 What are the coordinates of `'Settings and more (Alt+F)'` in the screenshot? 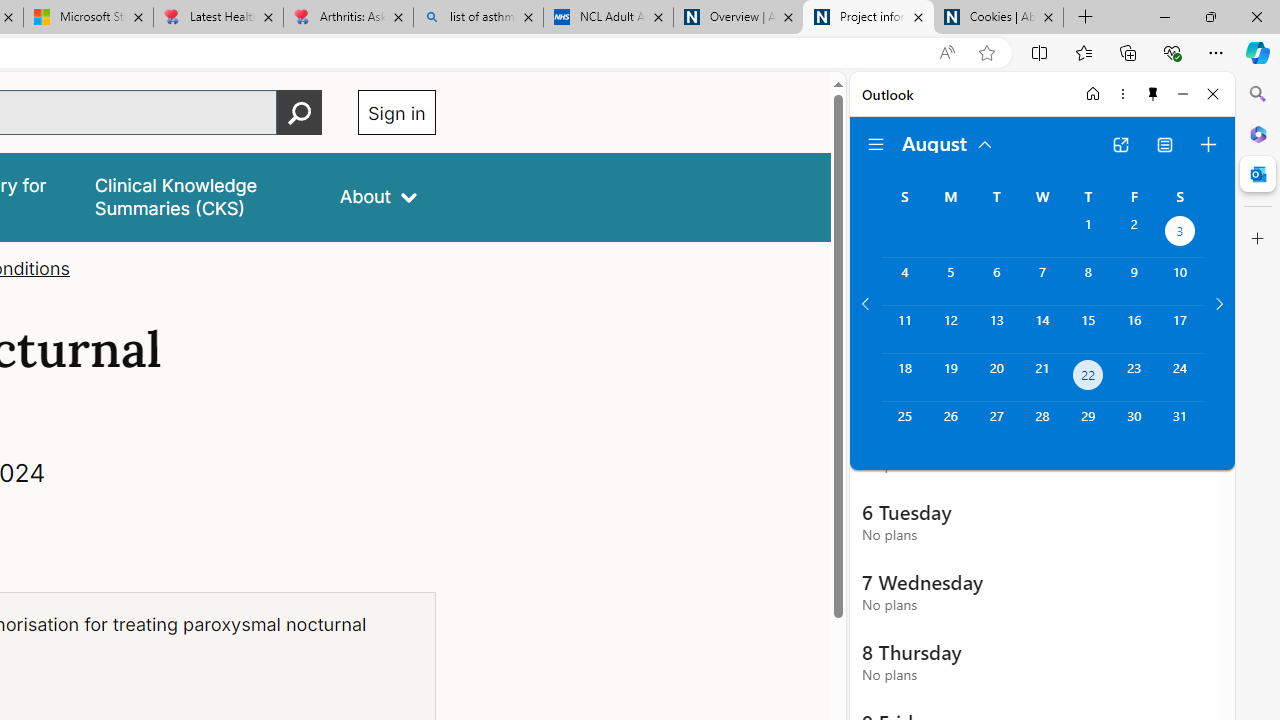 It's located at (1215, 51).